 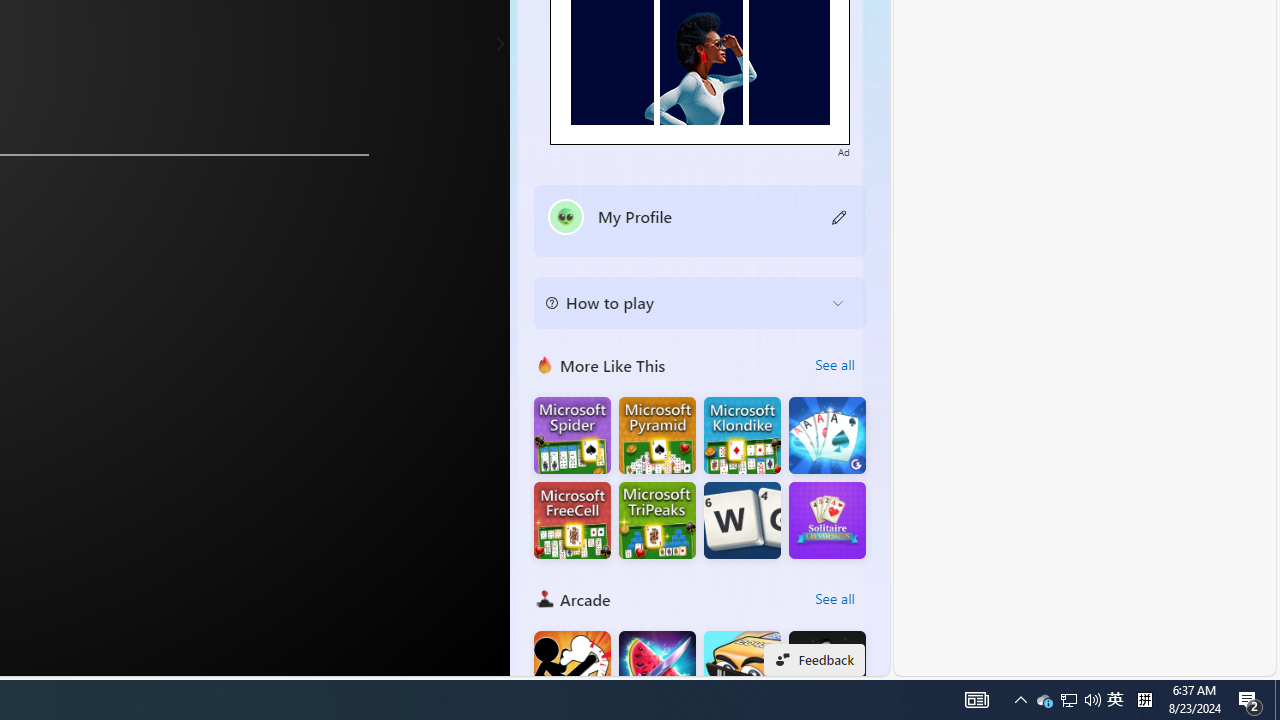 What do you see at coordinates (657, 519) in the screenshot?
I see `'Microsoft TriPeaks Solitaire'` at bounding box center [657, 519].